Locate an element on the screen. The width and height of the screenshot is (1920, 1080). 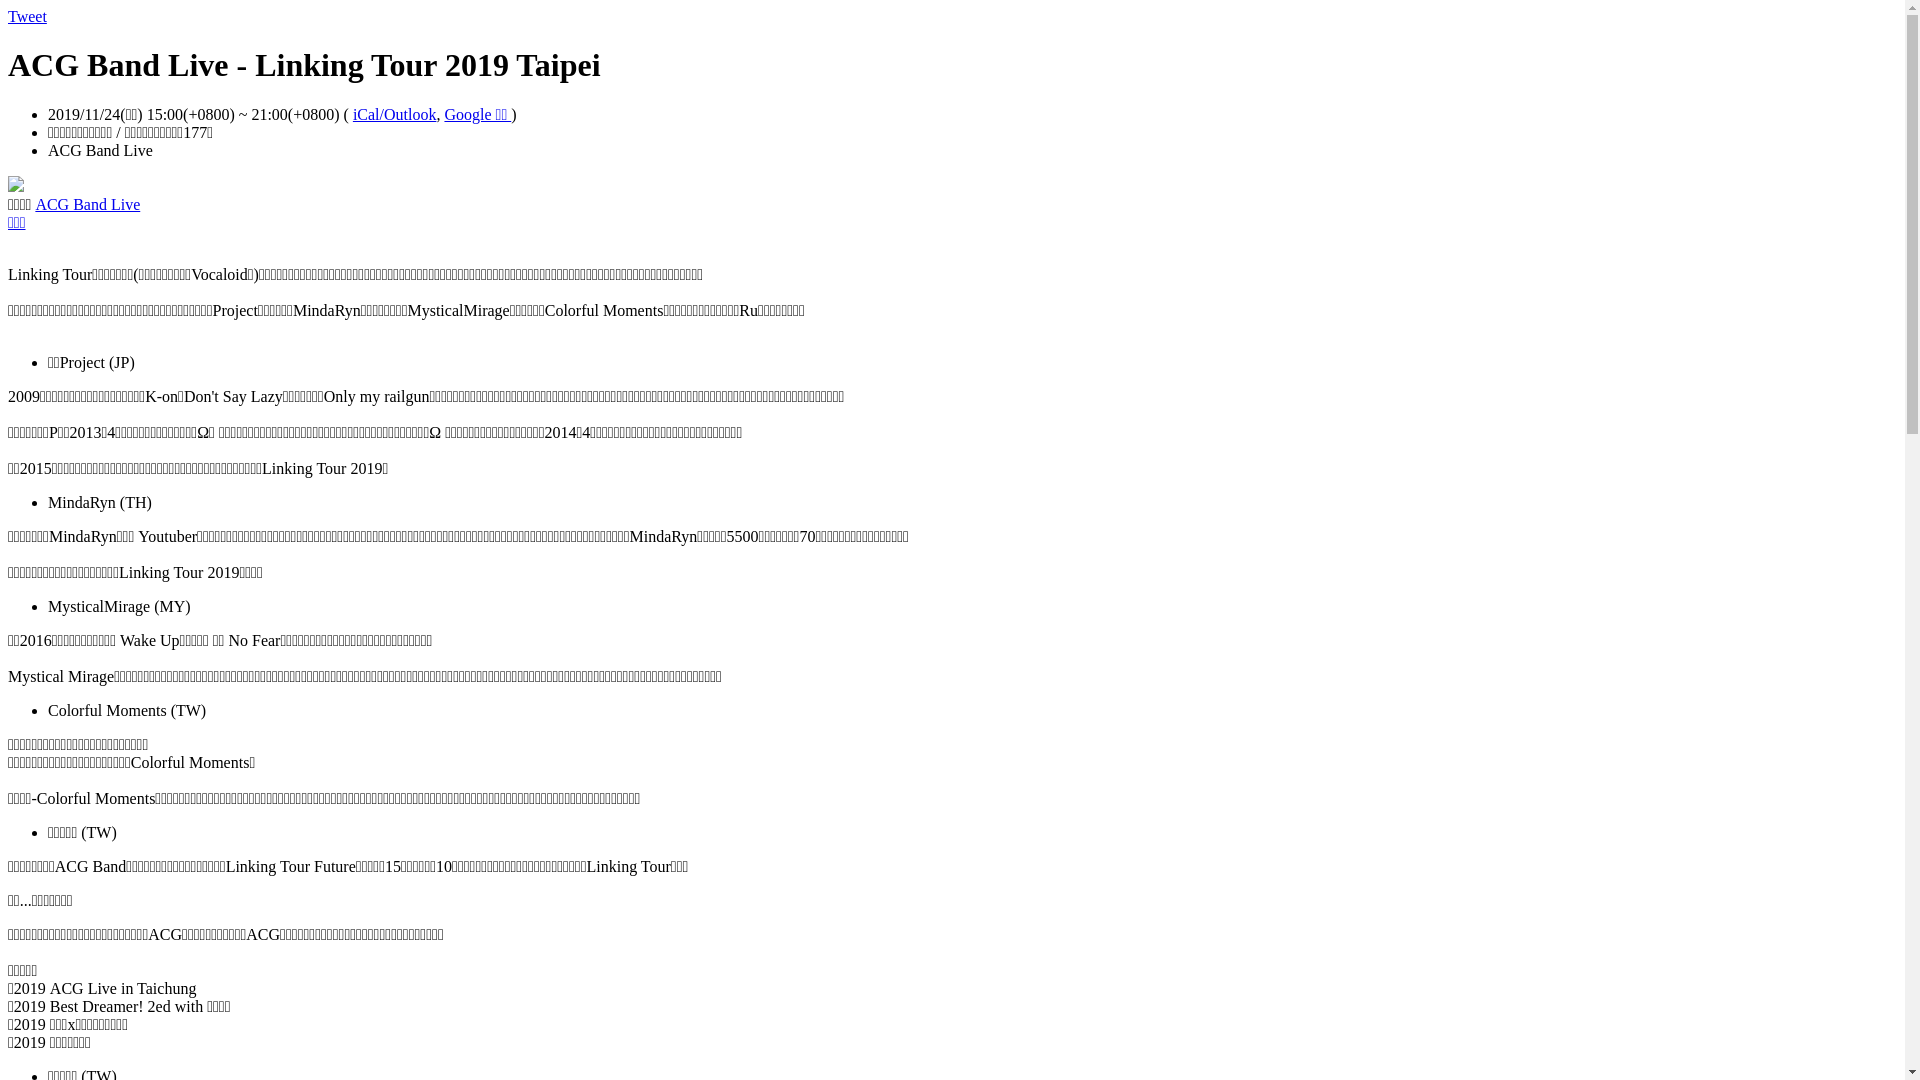
'iCal/Outlook' is located at coordinates (353, 114).